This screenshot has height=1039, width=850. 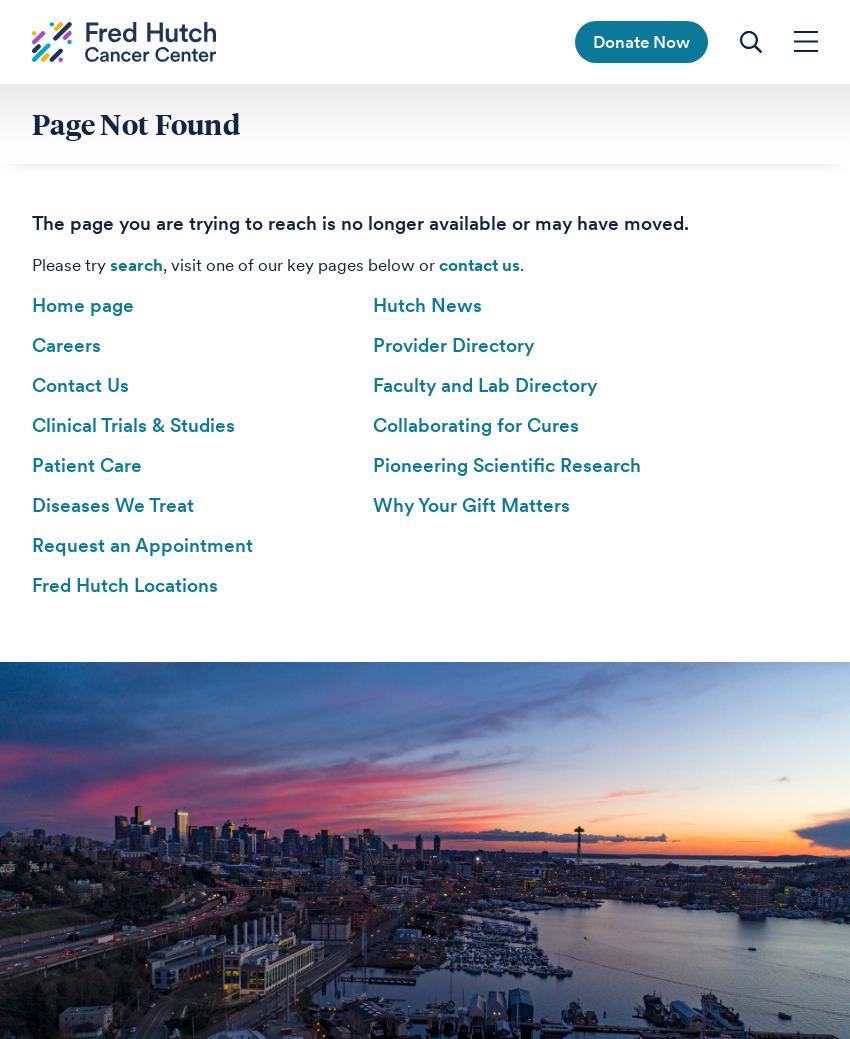 What do you see at coordinates (641, 40) in the screenshot?
I see `'Donate Now'` at bounding box center [641, 40].